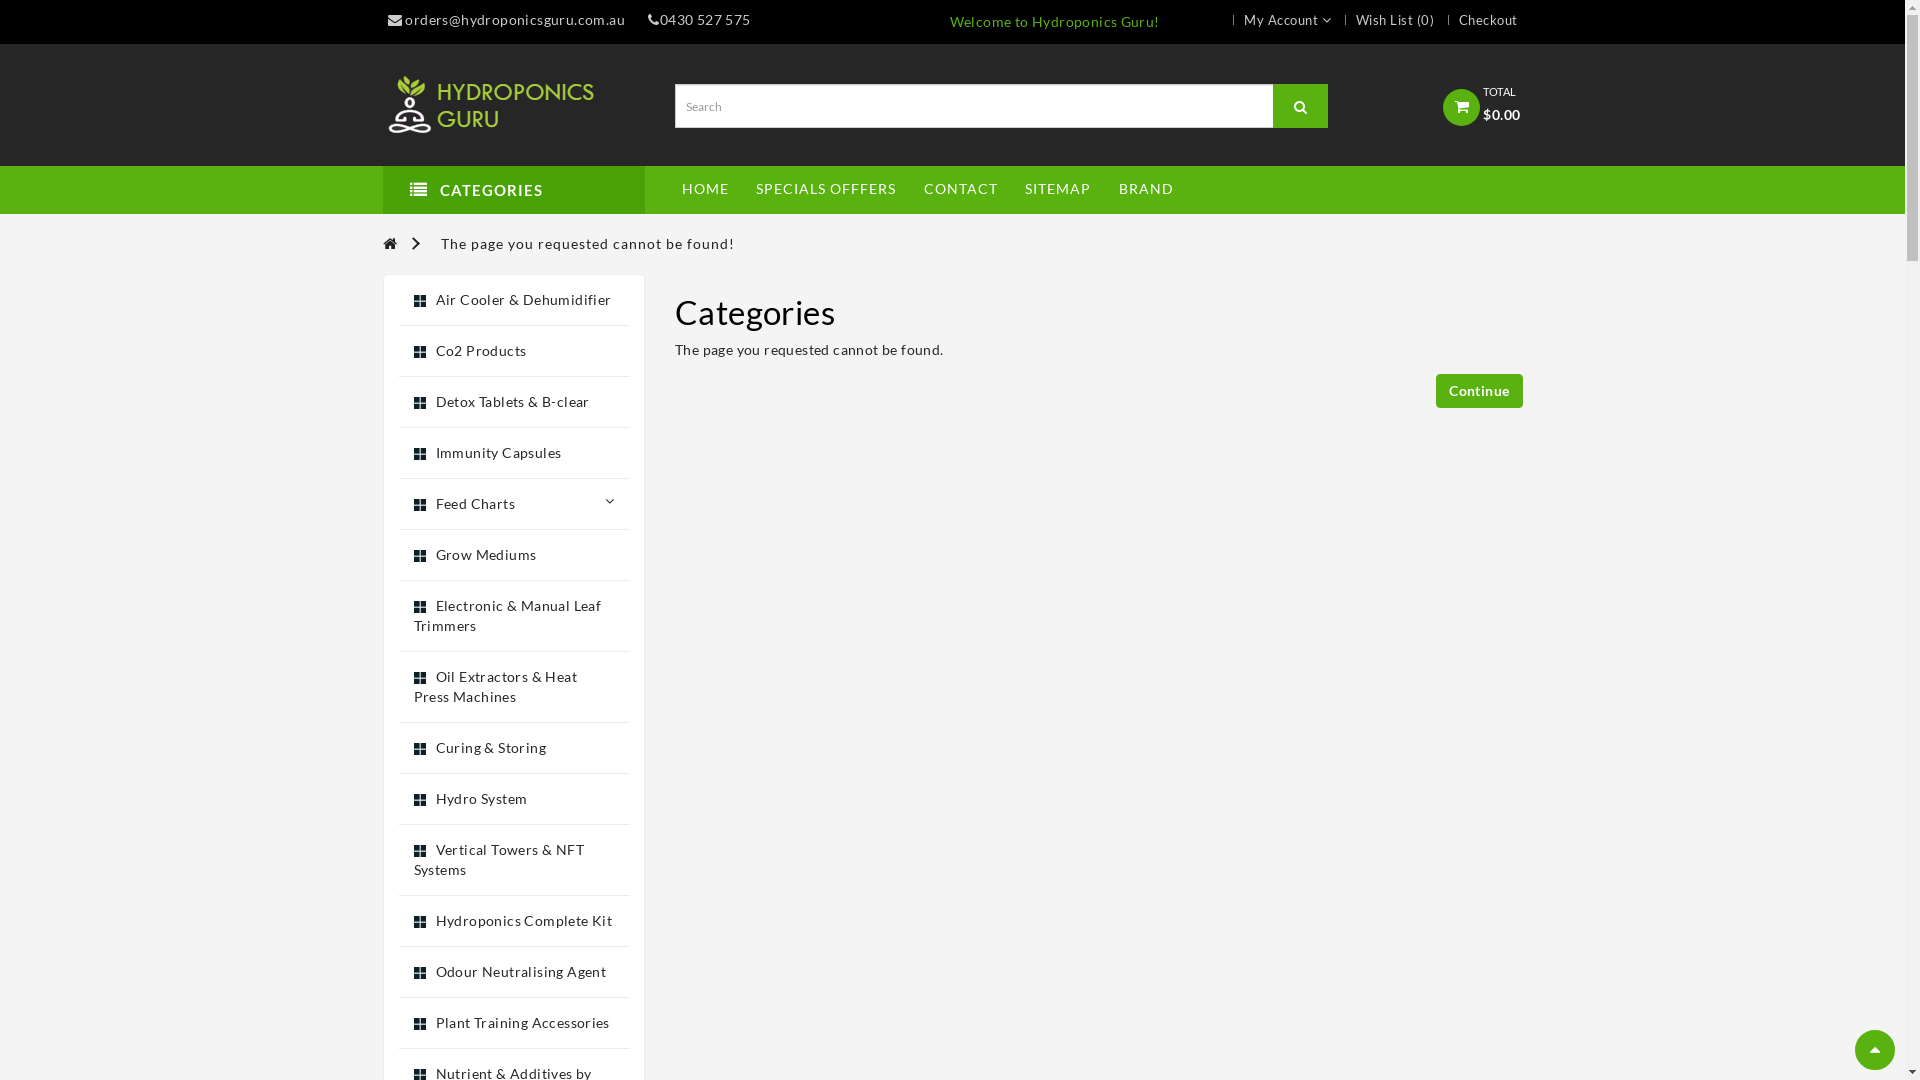 This screenshot has height=1080, width=1920. Describe the element at coordinates (513, 970) in the screenshot. I see `'Odour Neutralising Agent'` at that location.